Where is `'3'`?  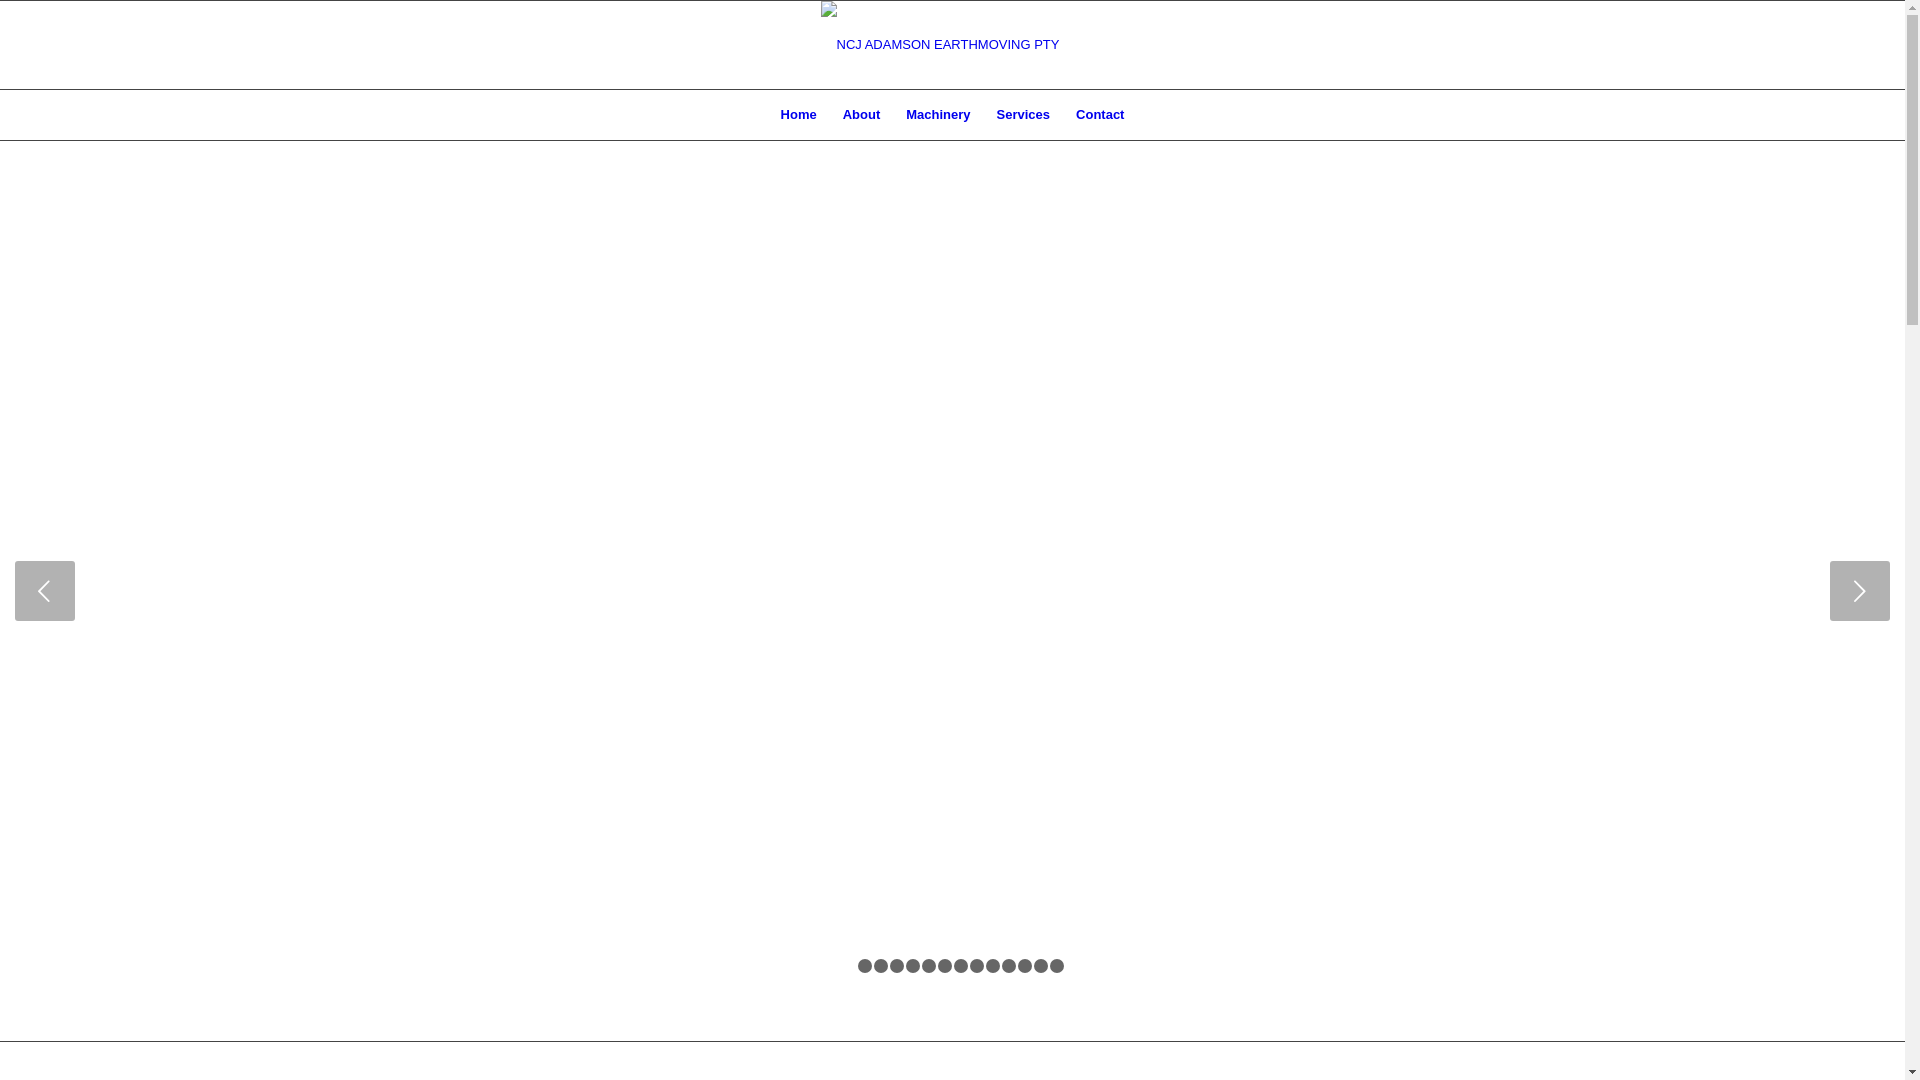 '3' is located at coordinates (880, 964).